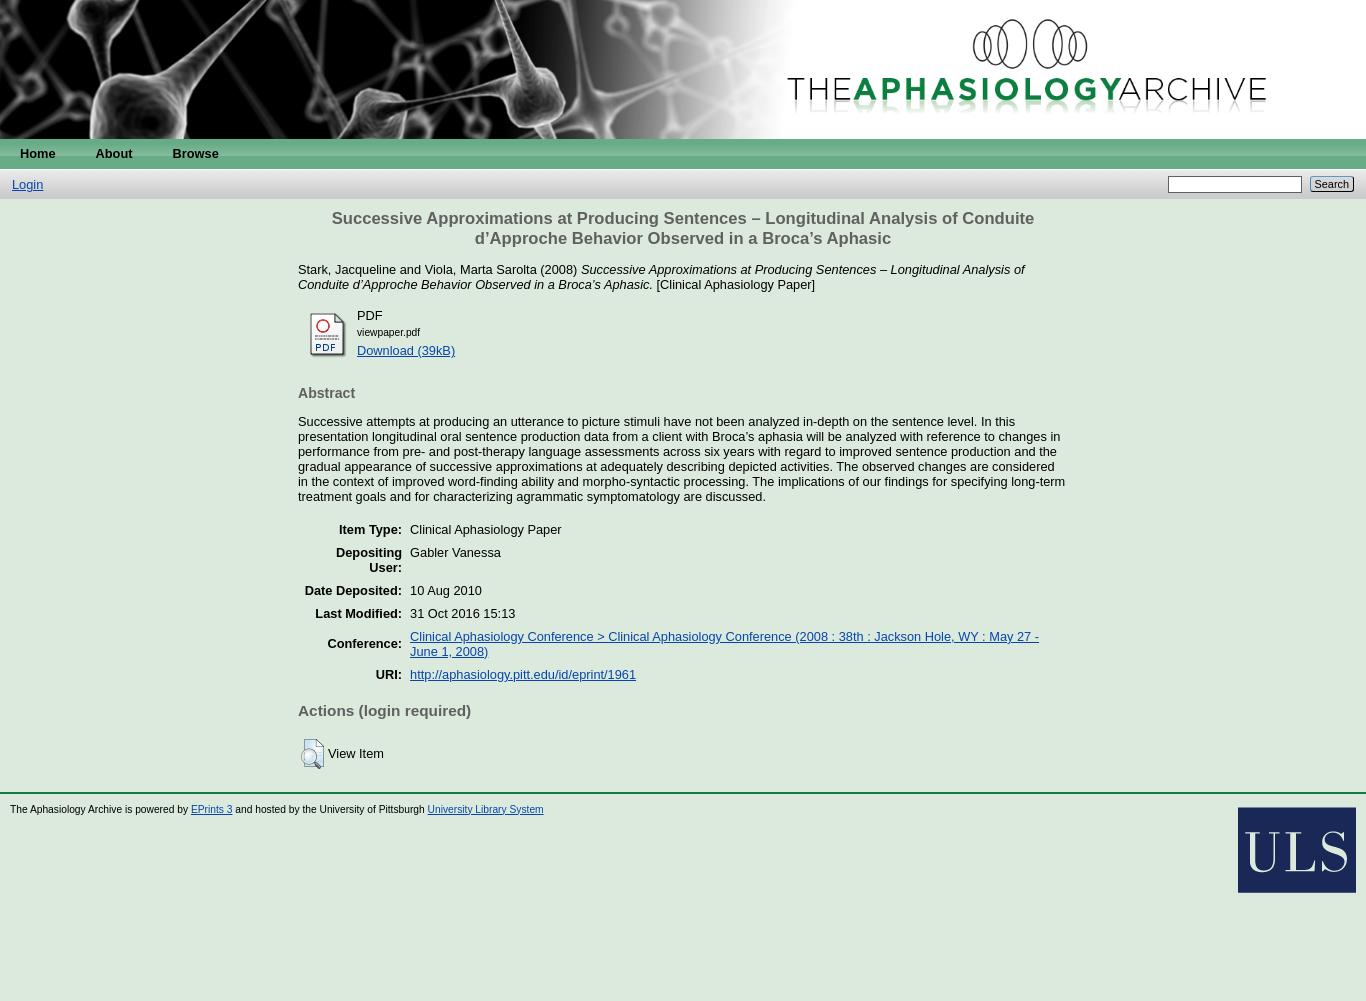  Describe the element at coordinates (408, 268) in the screenshot. I see `'and'` at that location.